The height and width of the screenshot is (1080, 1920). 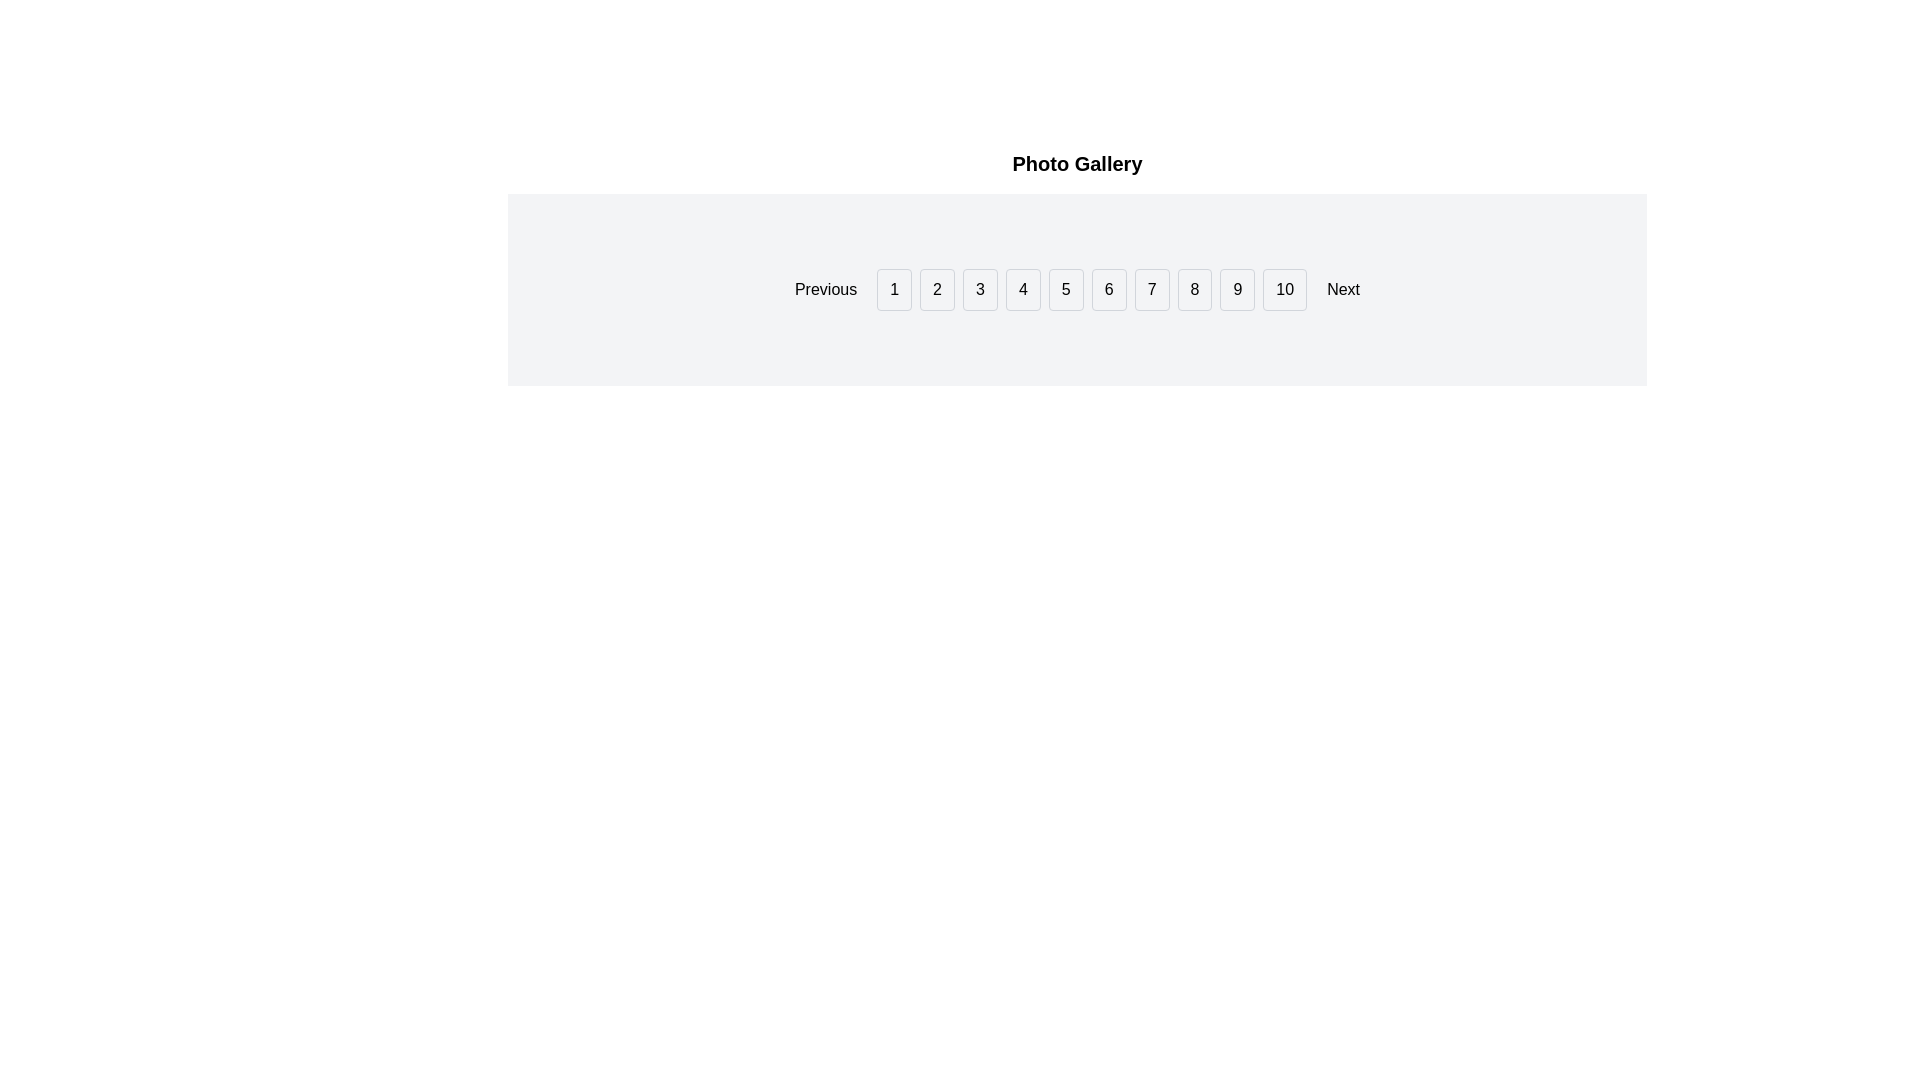 What do you see at coordinates (980, 289) in the screenshot?
I see `the navigation button labeled '3' in the pagination control under the 'Photo Gallery' title` at bounding box center [980, 289].